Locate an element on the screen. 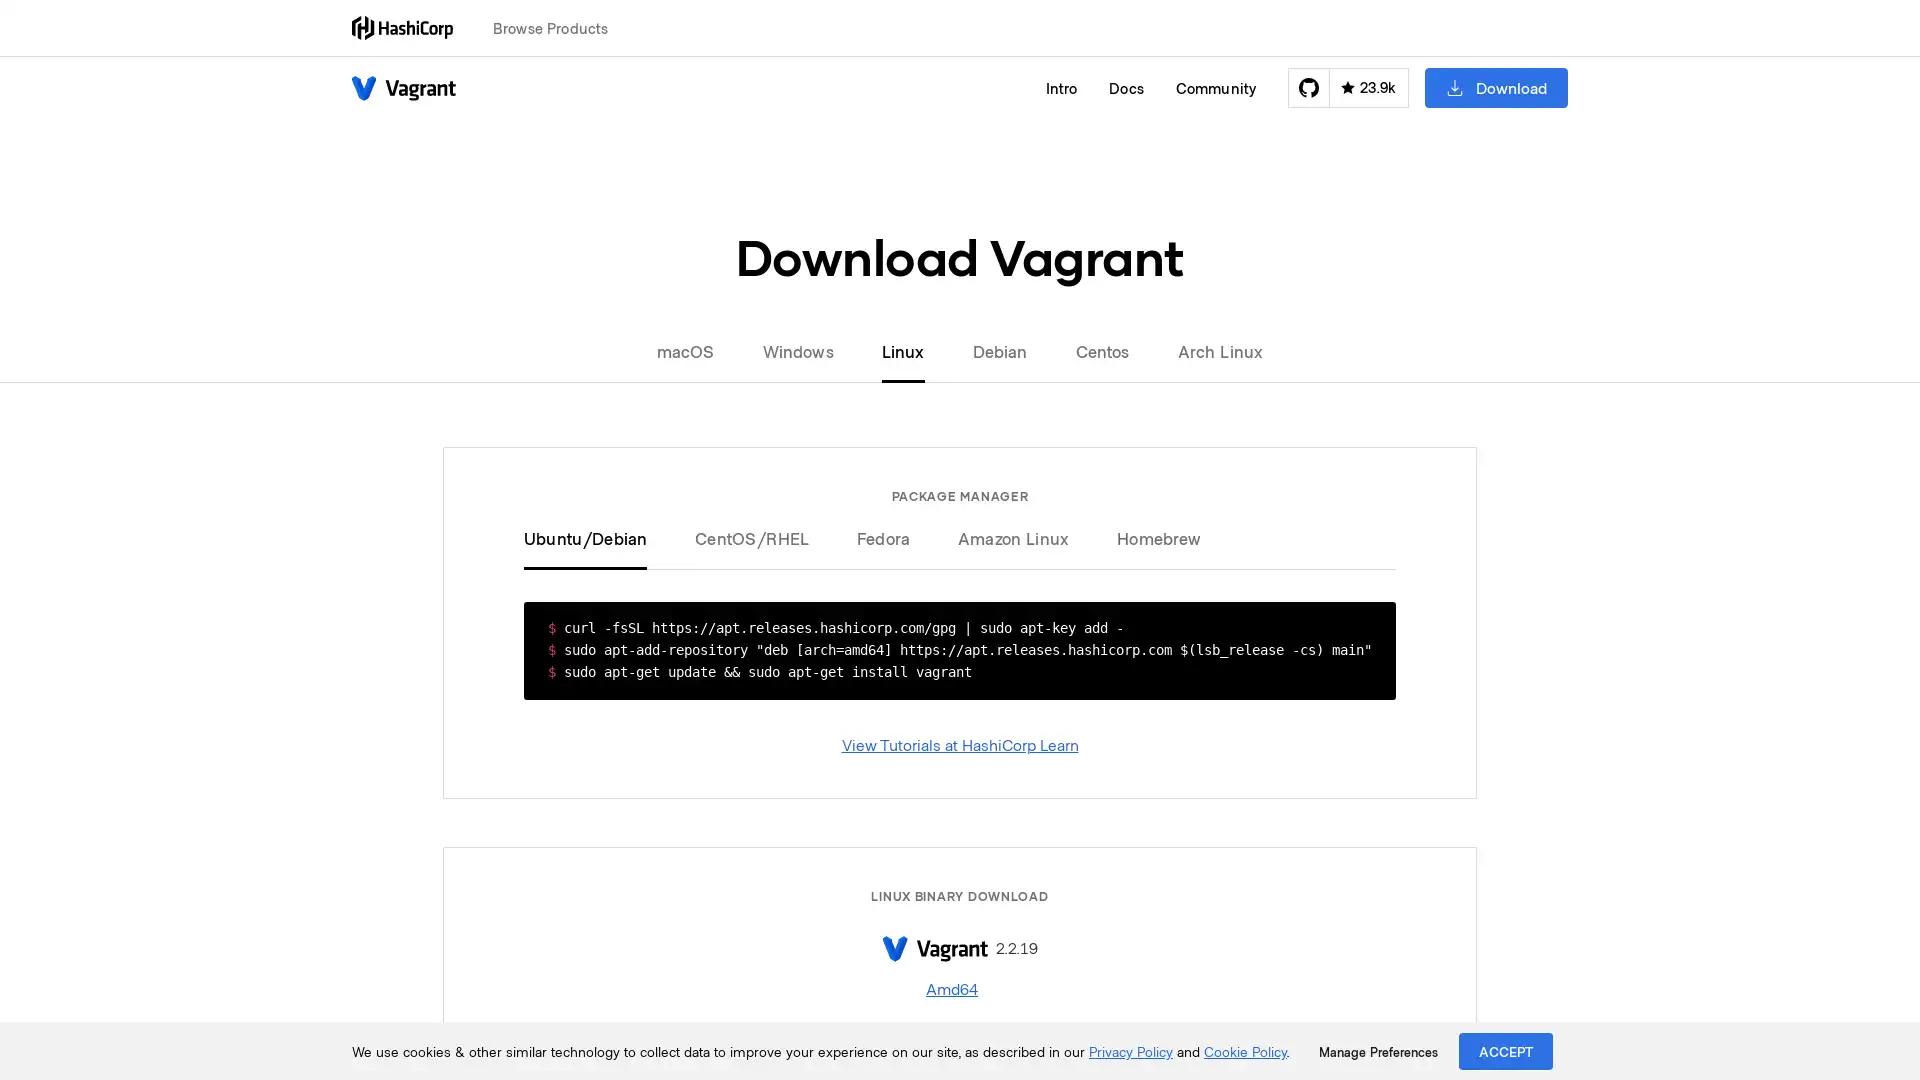  Ubuntu/Debian is located at coordinates (596, 536).